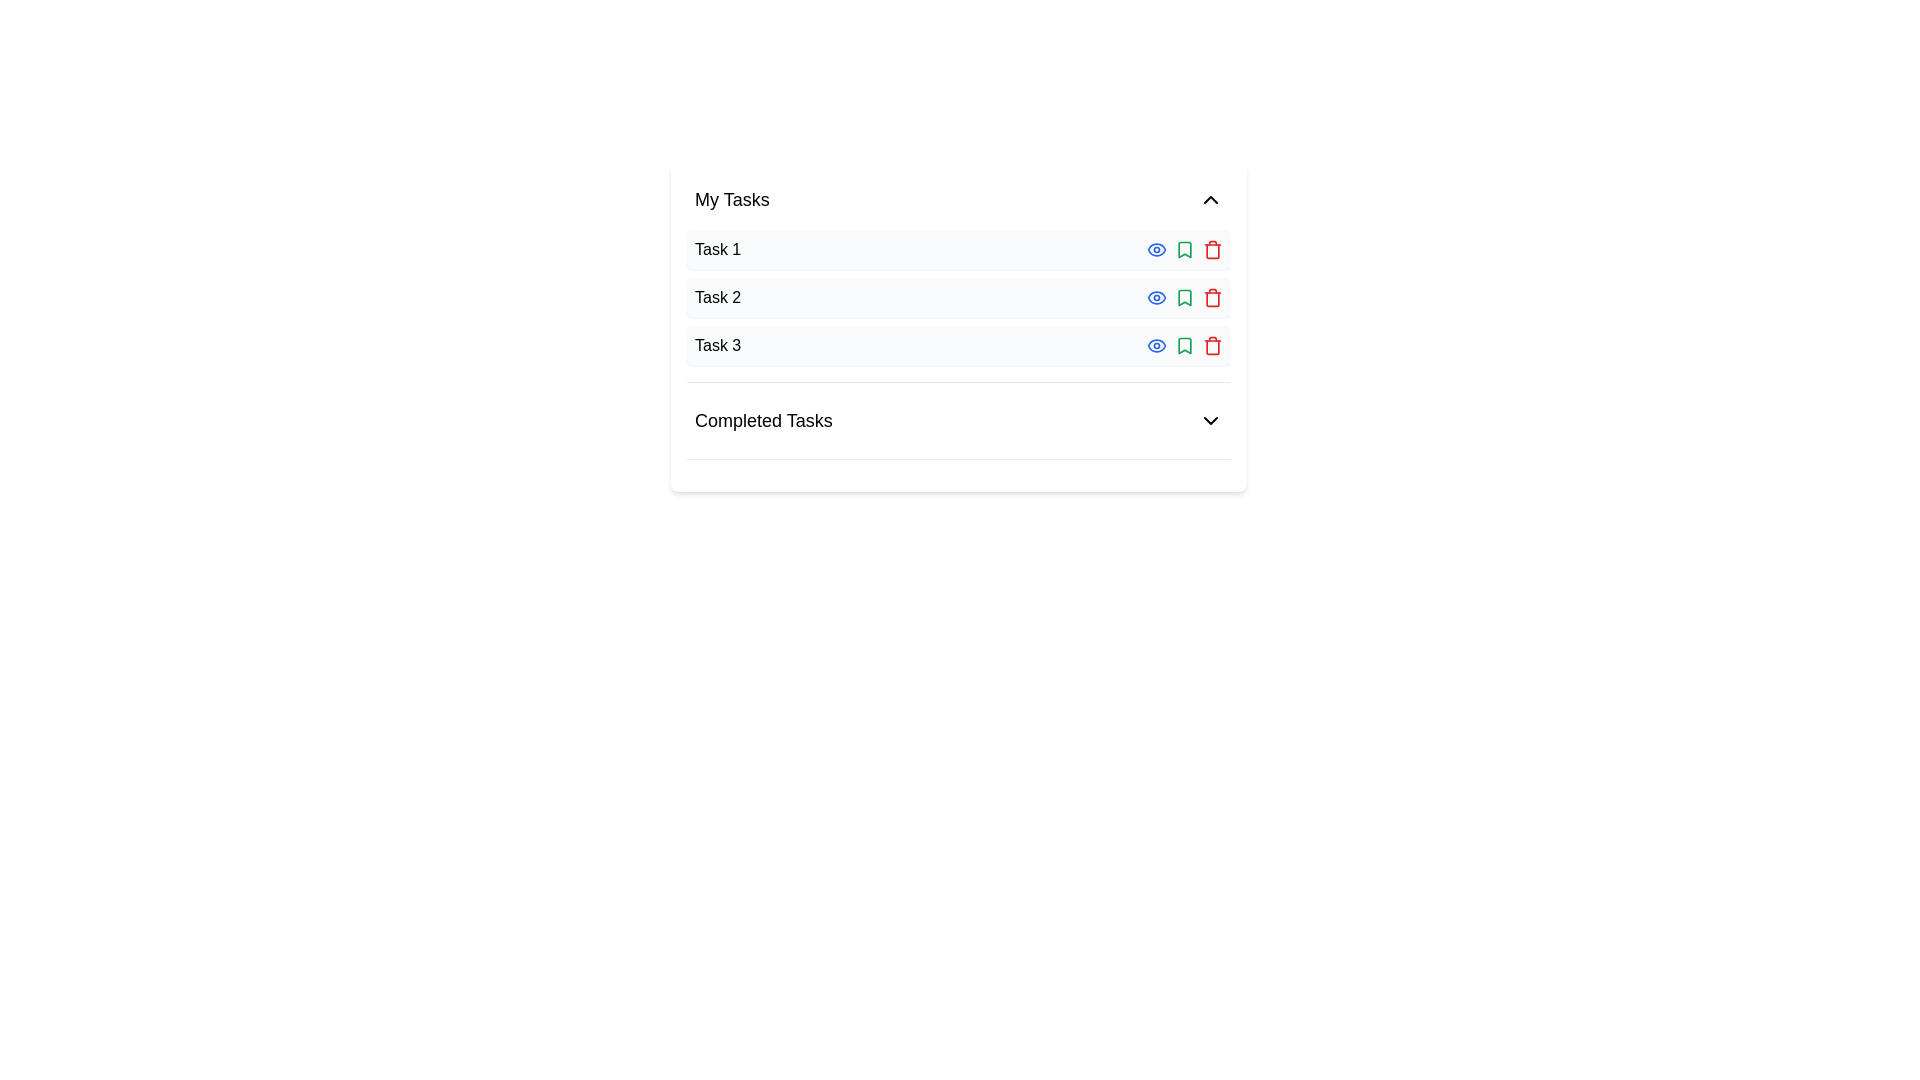 This screenshot has height=1080, width=1920. Describe the element at coordinates (1212, 346) in the screenshot. I see `the 'delete' icon positioned in the third row of the task list under 'My Tasks'` at that location.